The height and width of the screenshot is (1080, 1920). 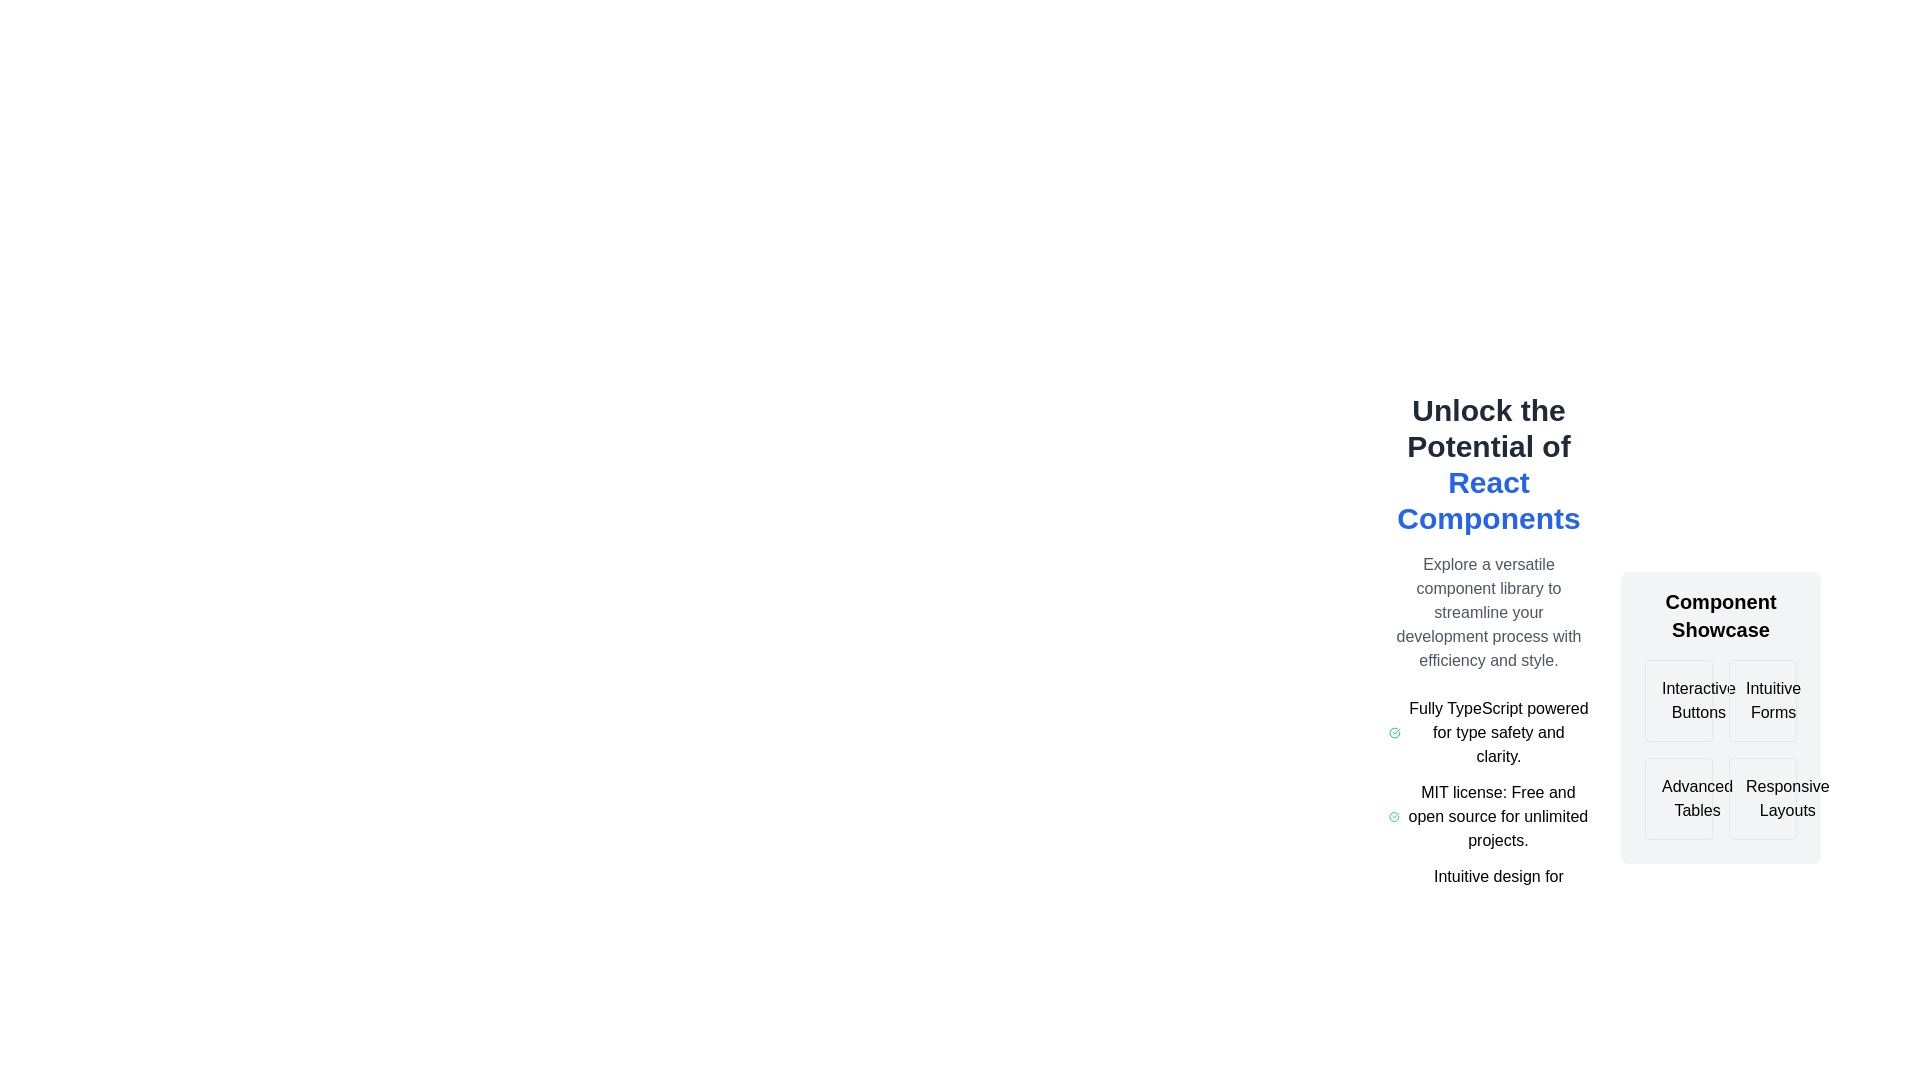 What do you see at coordinates (1773, 700) in the screenshot?
I see `the static text displaying 'Intuitive Forms' located in the upper right section of the interface within the 'Component Showcase' card` at bounding box center [1773, 700].